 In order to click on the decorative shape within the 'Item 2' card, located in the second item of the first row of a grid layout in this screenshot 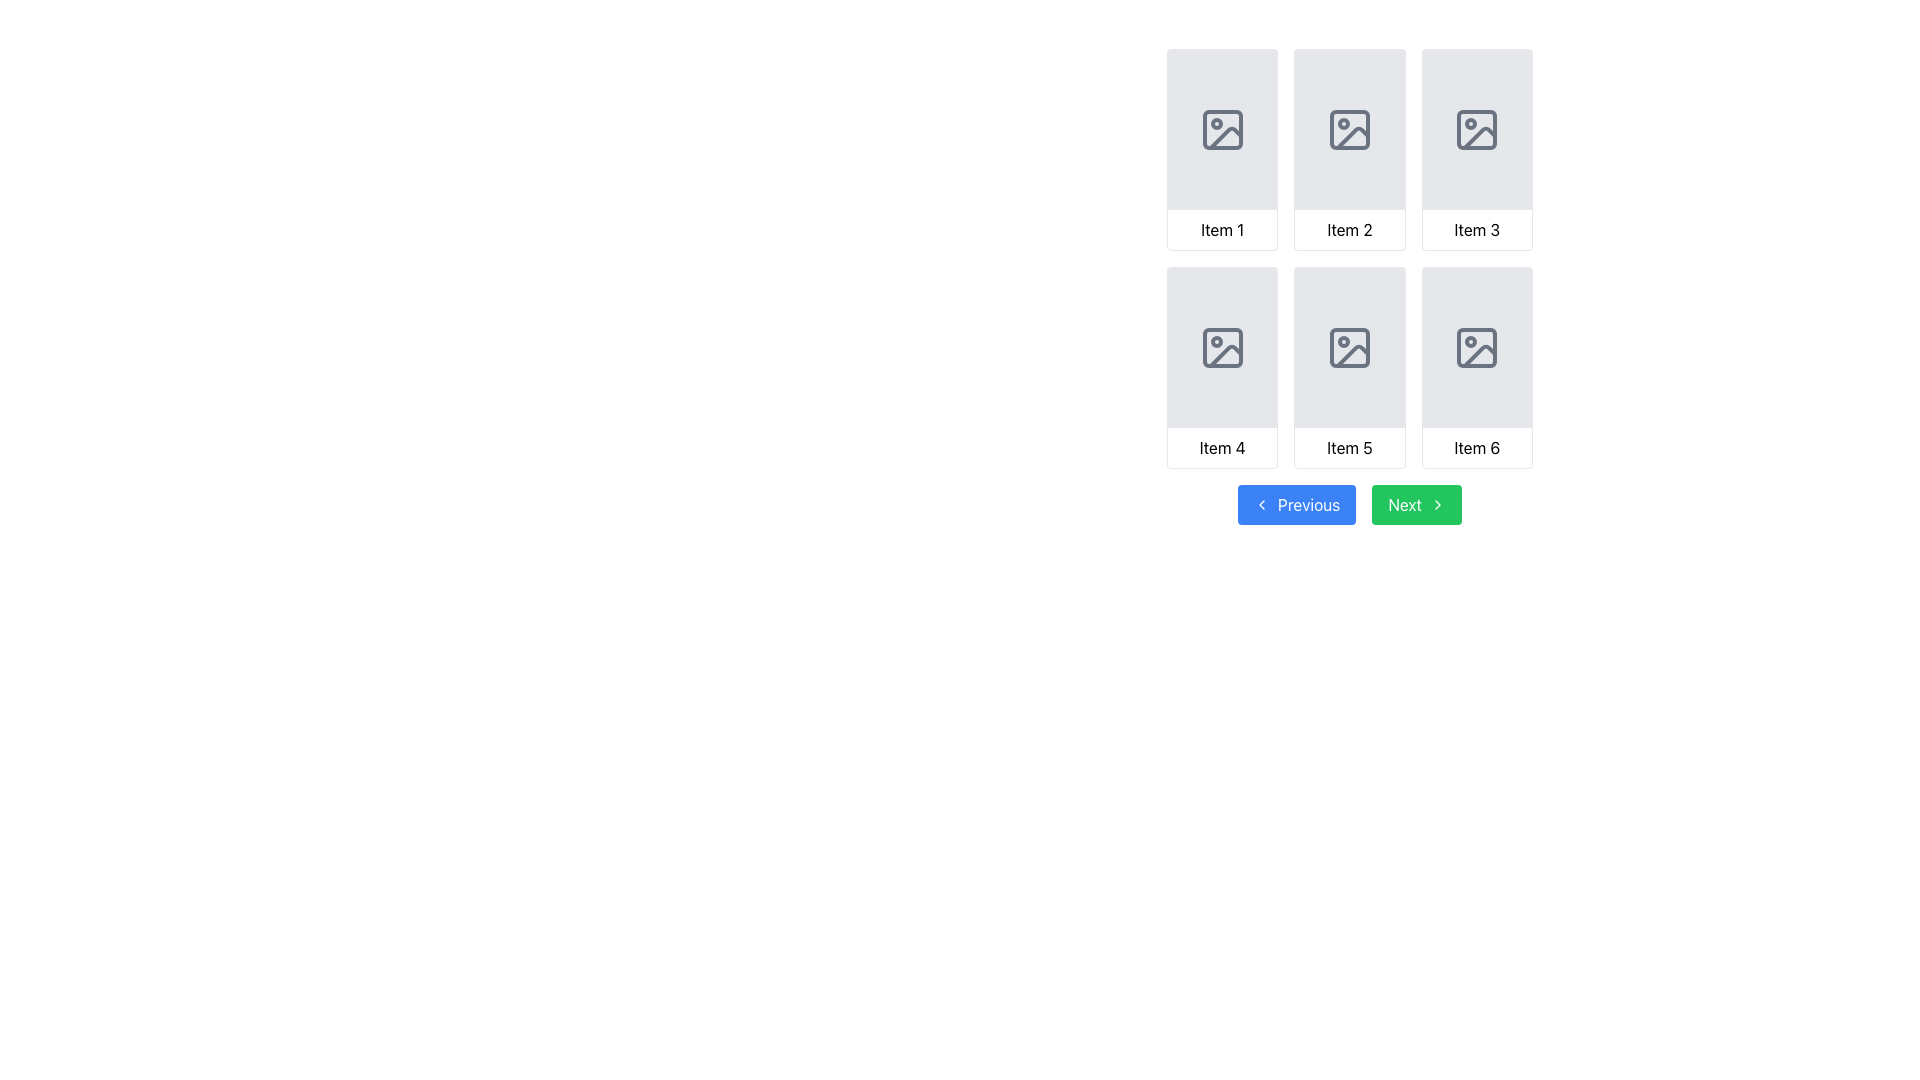, I will do `click(1349, 130)`.